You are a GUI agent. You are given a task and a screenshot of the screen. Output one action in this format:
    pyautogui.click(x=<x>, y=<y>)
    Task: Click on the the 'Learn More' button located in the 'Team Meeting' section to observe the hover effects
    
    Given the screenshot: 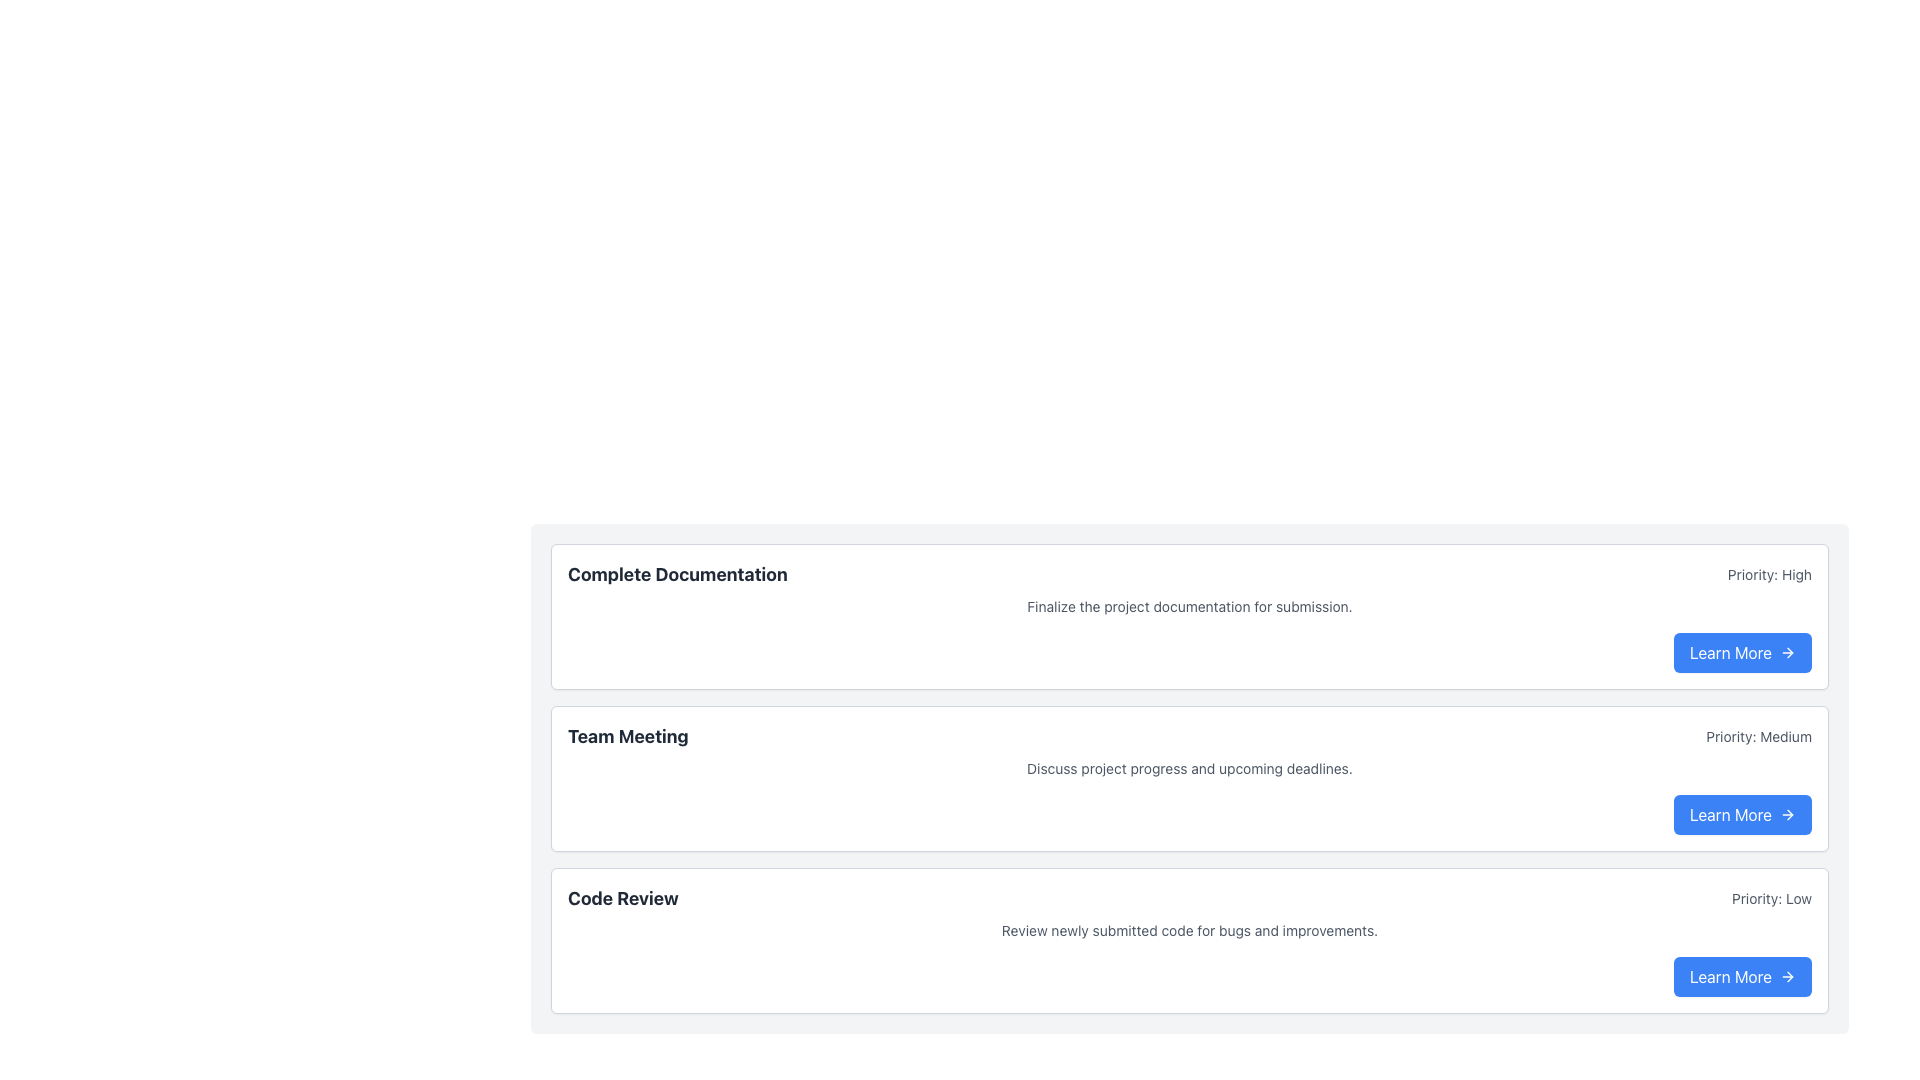 What is the action you would take?
    pyautogui.click(x=1741, y=814)
    